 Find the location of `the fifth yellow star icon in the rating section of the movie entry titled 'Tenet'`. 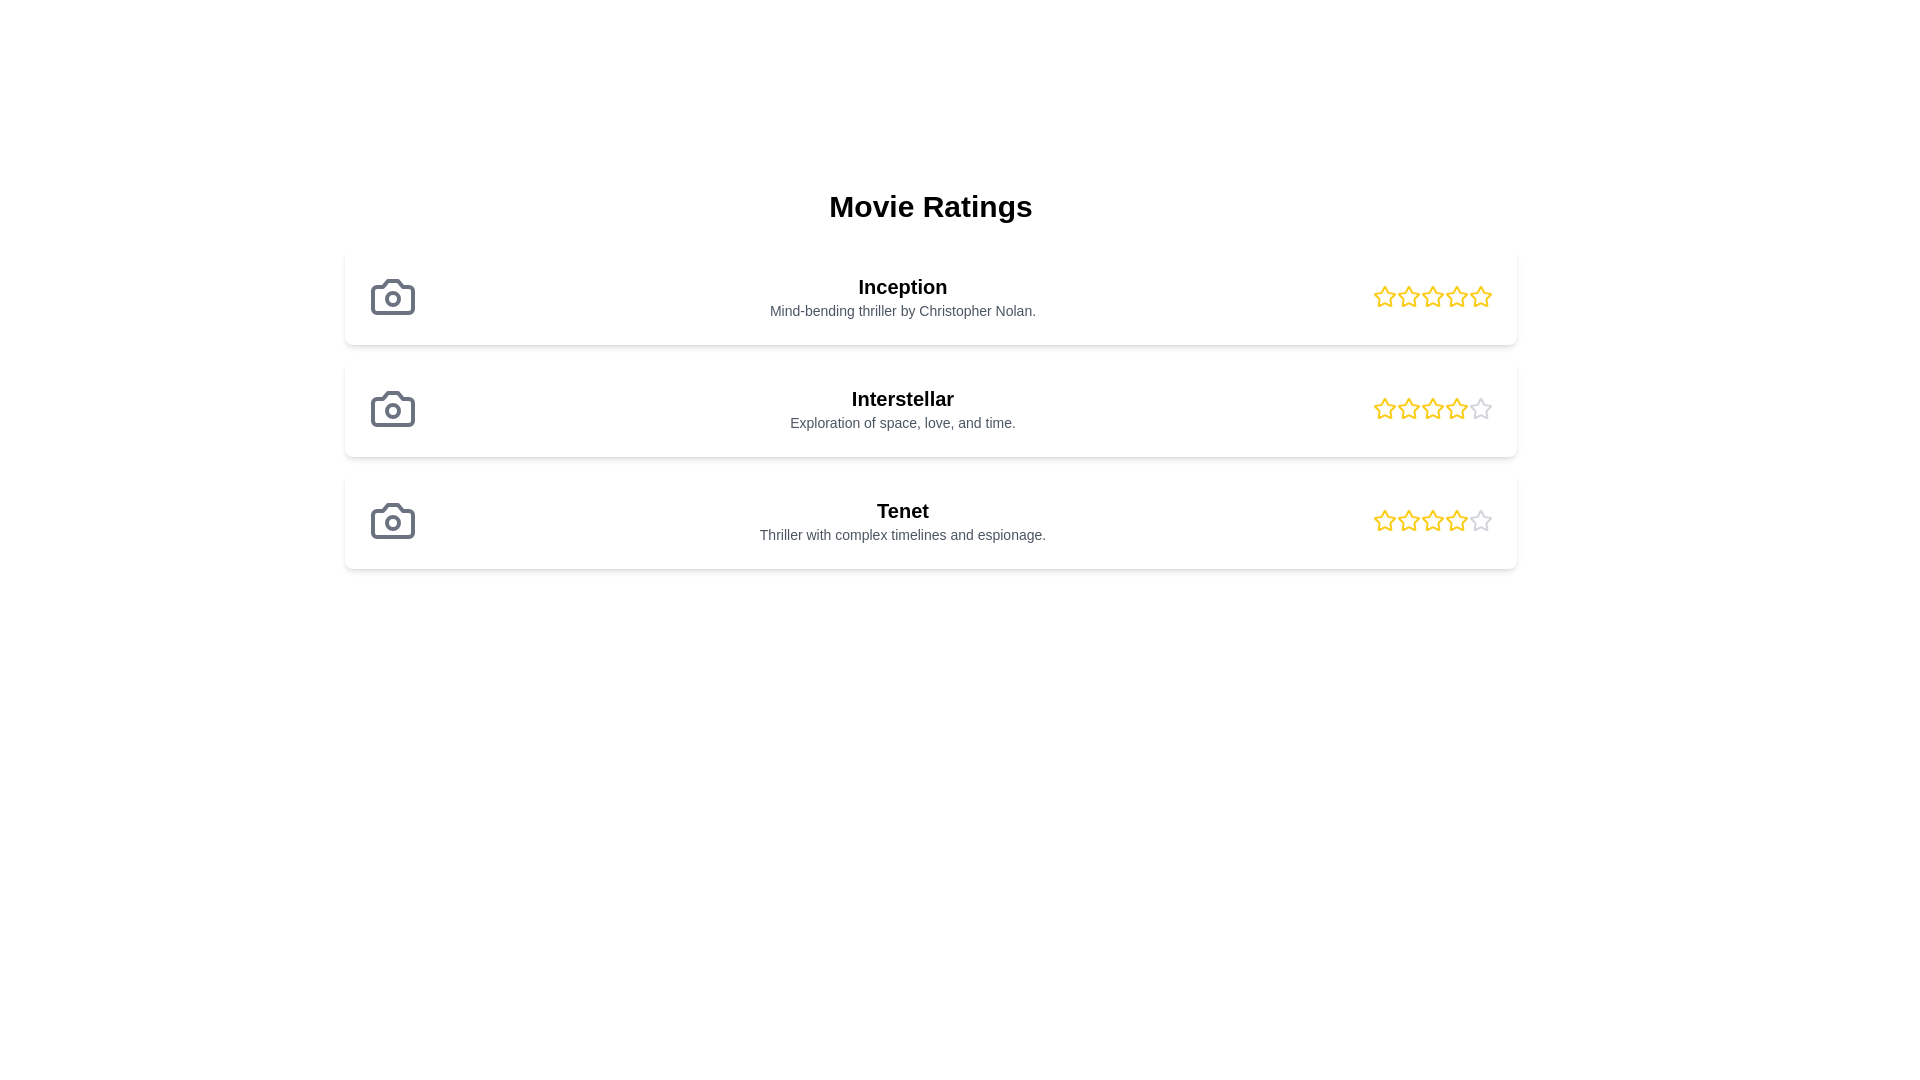

the fifth yellow star icon in the rating section of the movie entry titled 'Tenet' is located at coordinates (1457, 519).